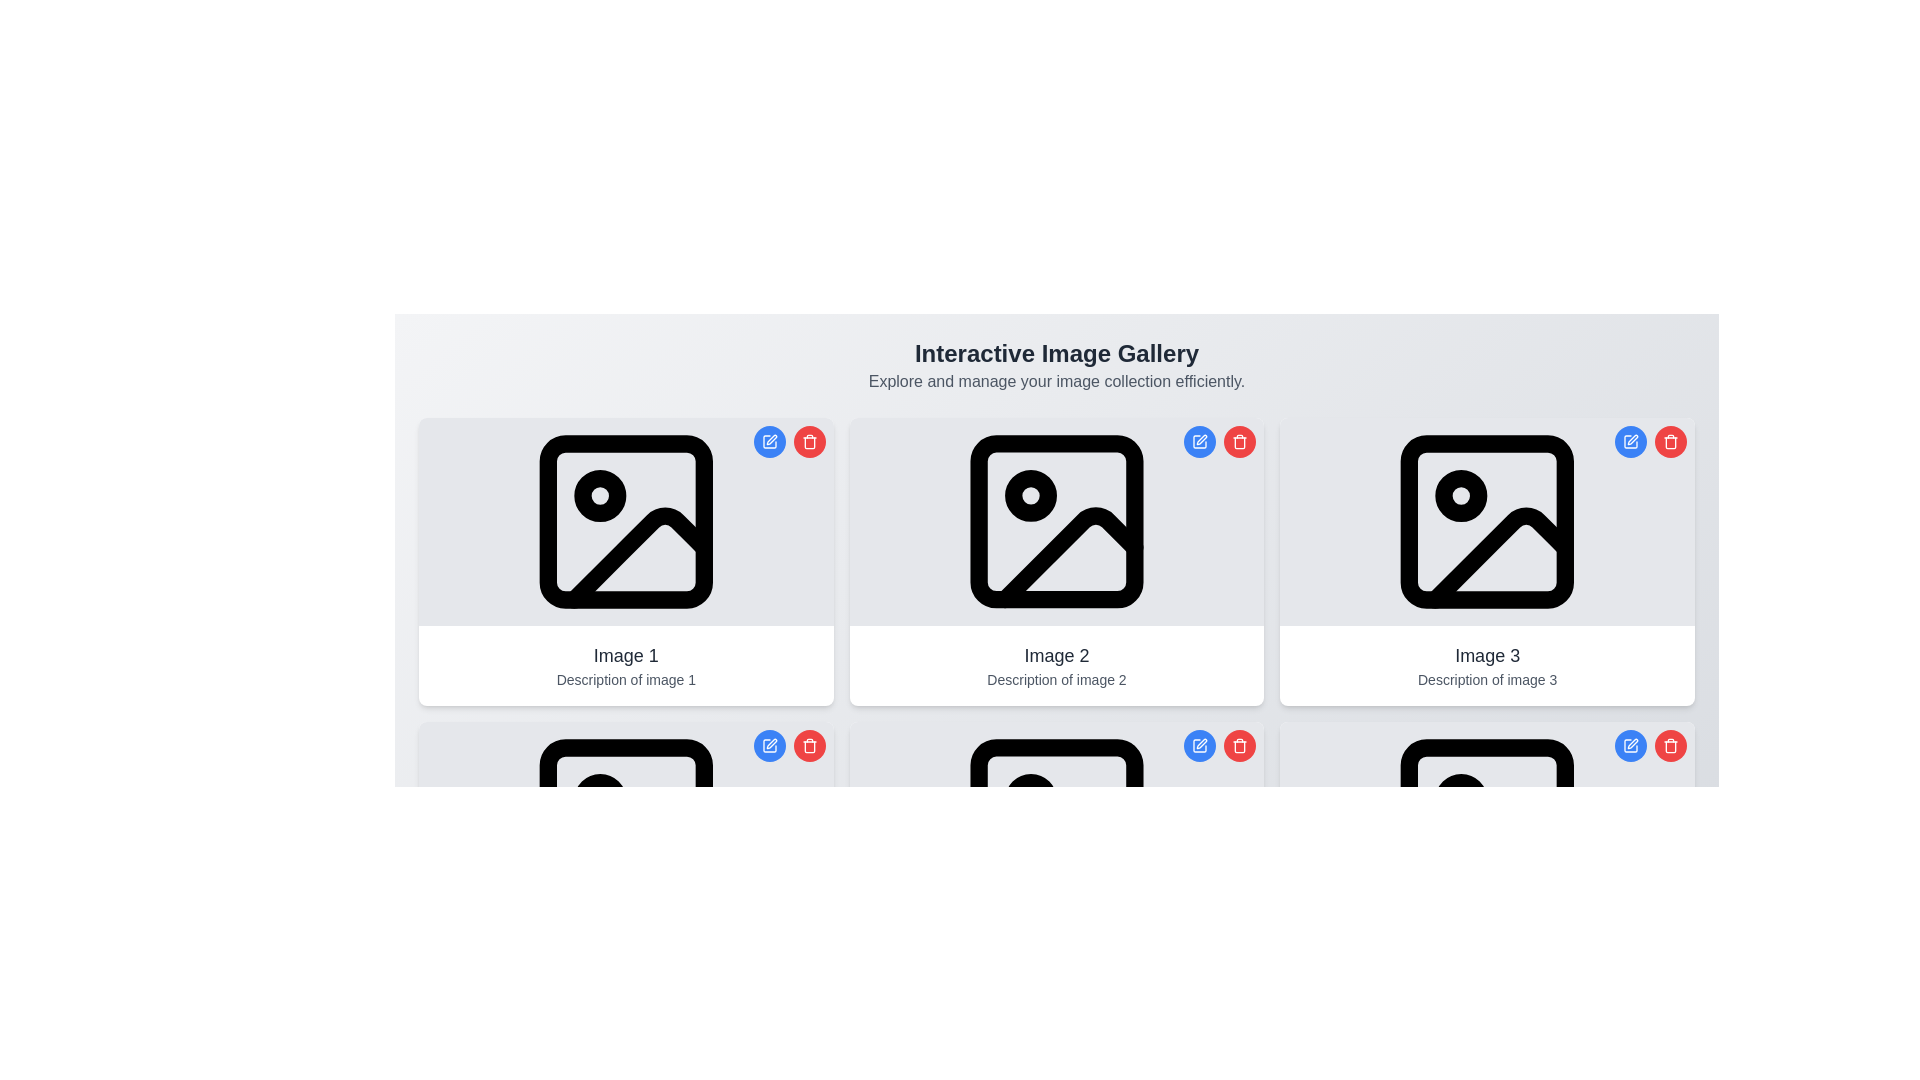 The width and height of the screenshot is (1920, 1080). What do you see at coordinates (1200, 745) in the screenshot?
I see `the edit button located at the top-right corner of the card labeled 'Image 2', which is the leftmost action button next to the red trash icon` at bounding box center [1200, 745].